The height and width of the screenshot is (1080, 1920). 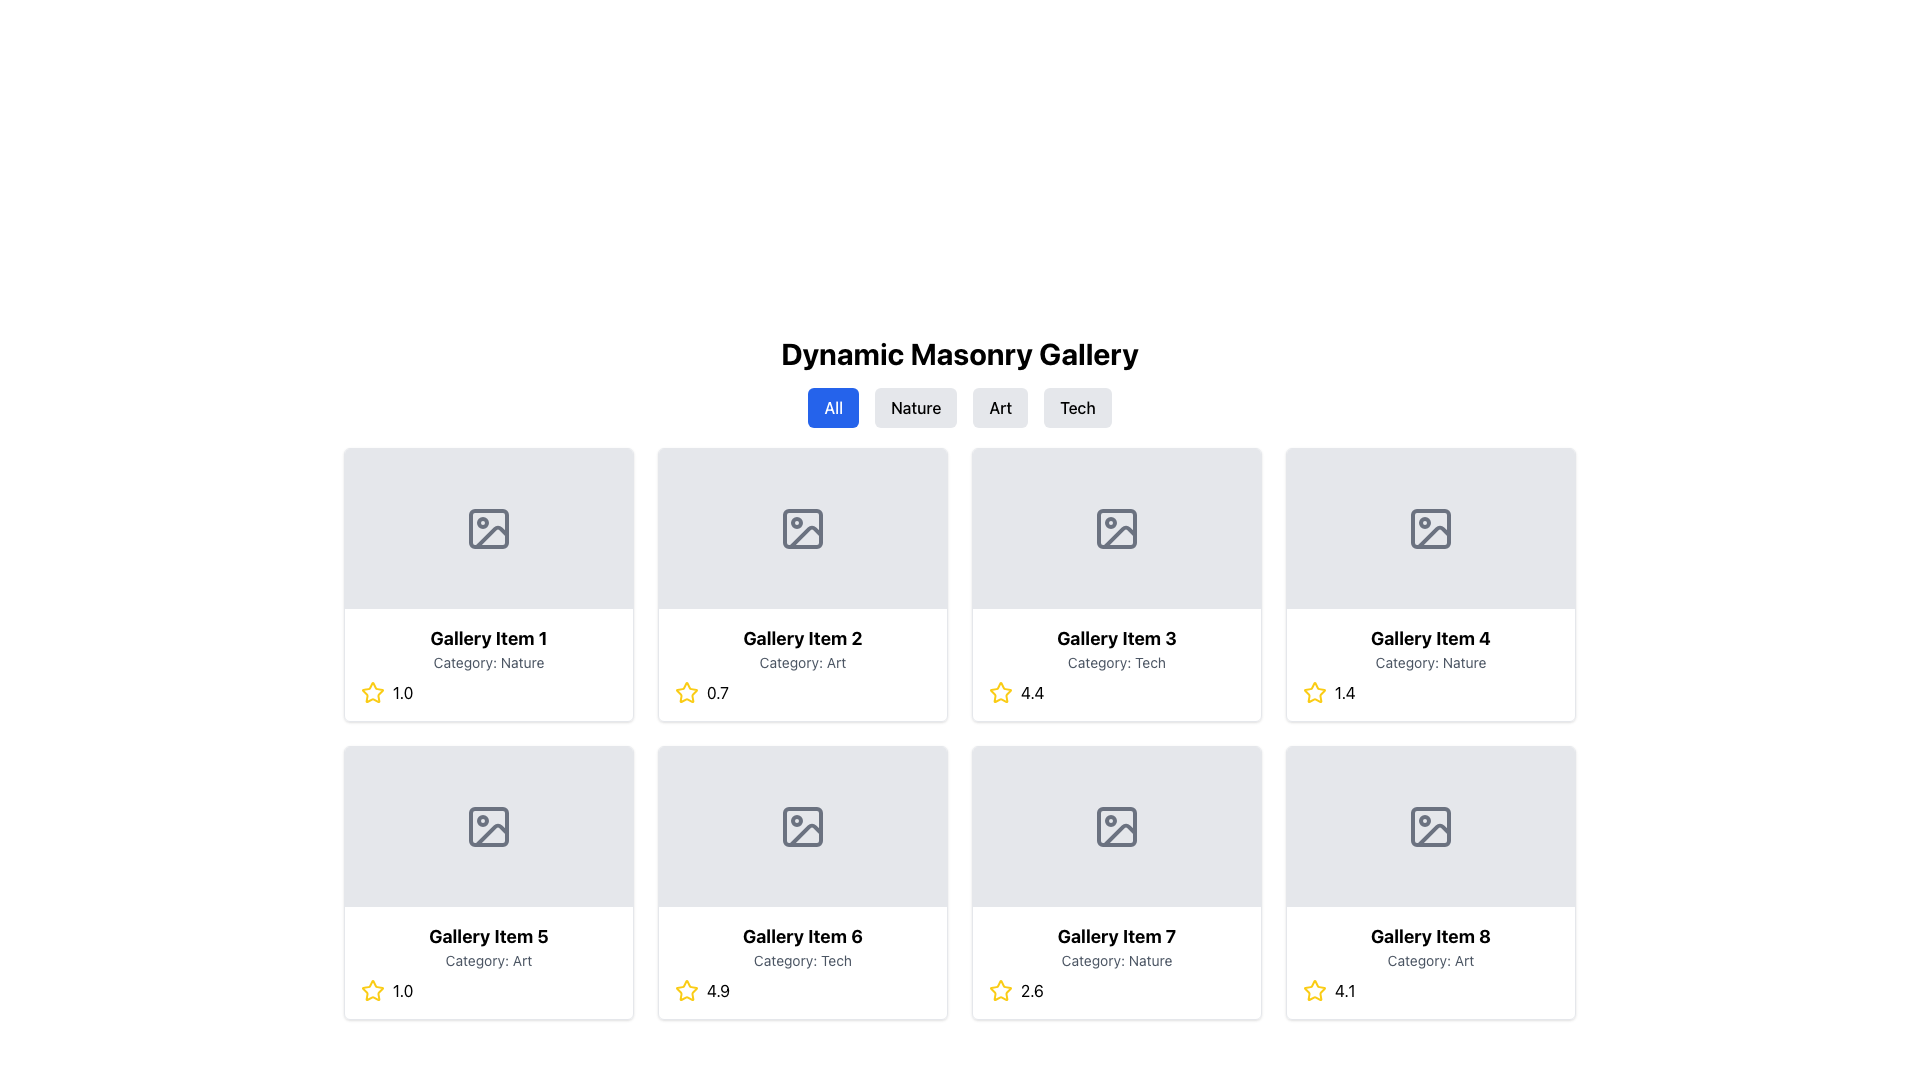 I want to click on the decorative graphic element within the SVG icon of 'Gallery Item 2', located in the first row and second column of the grid, so click(x=802, y=527).